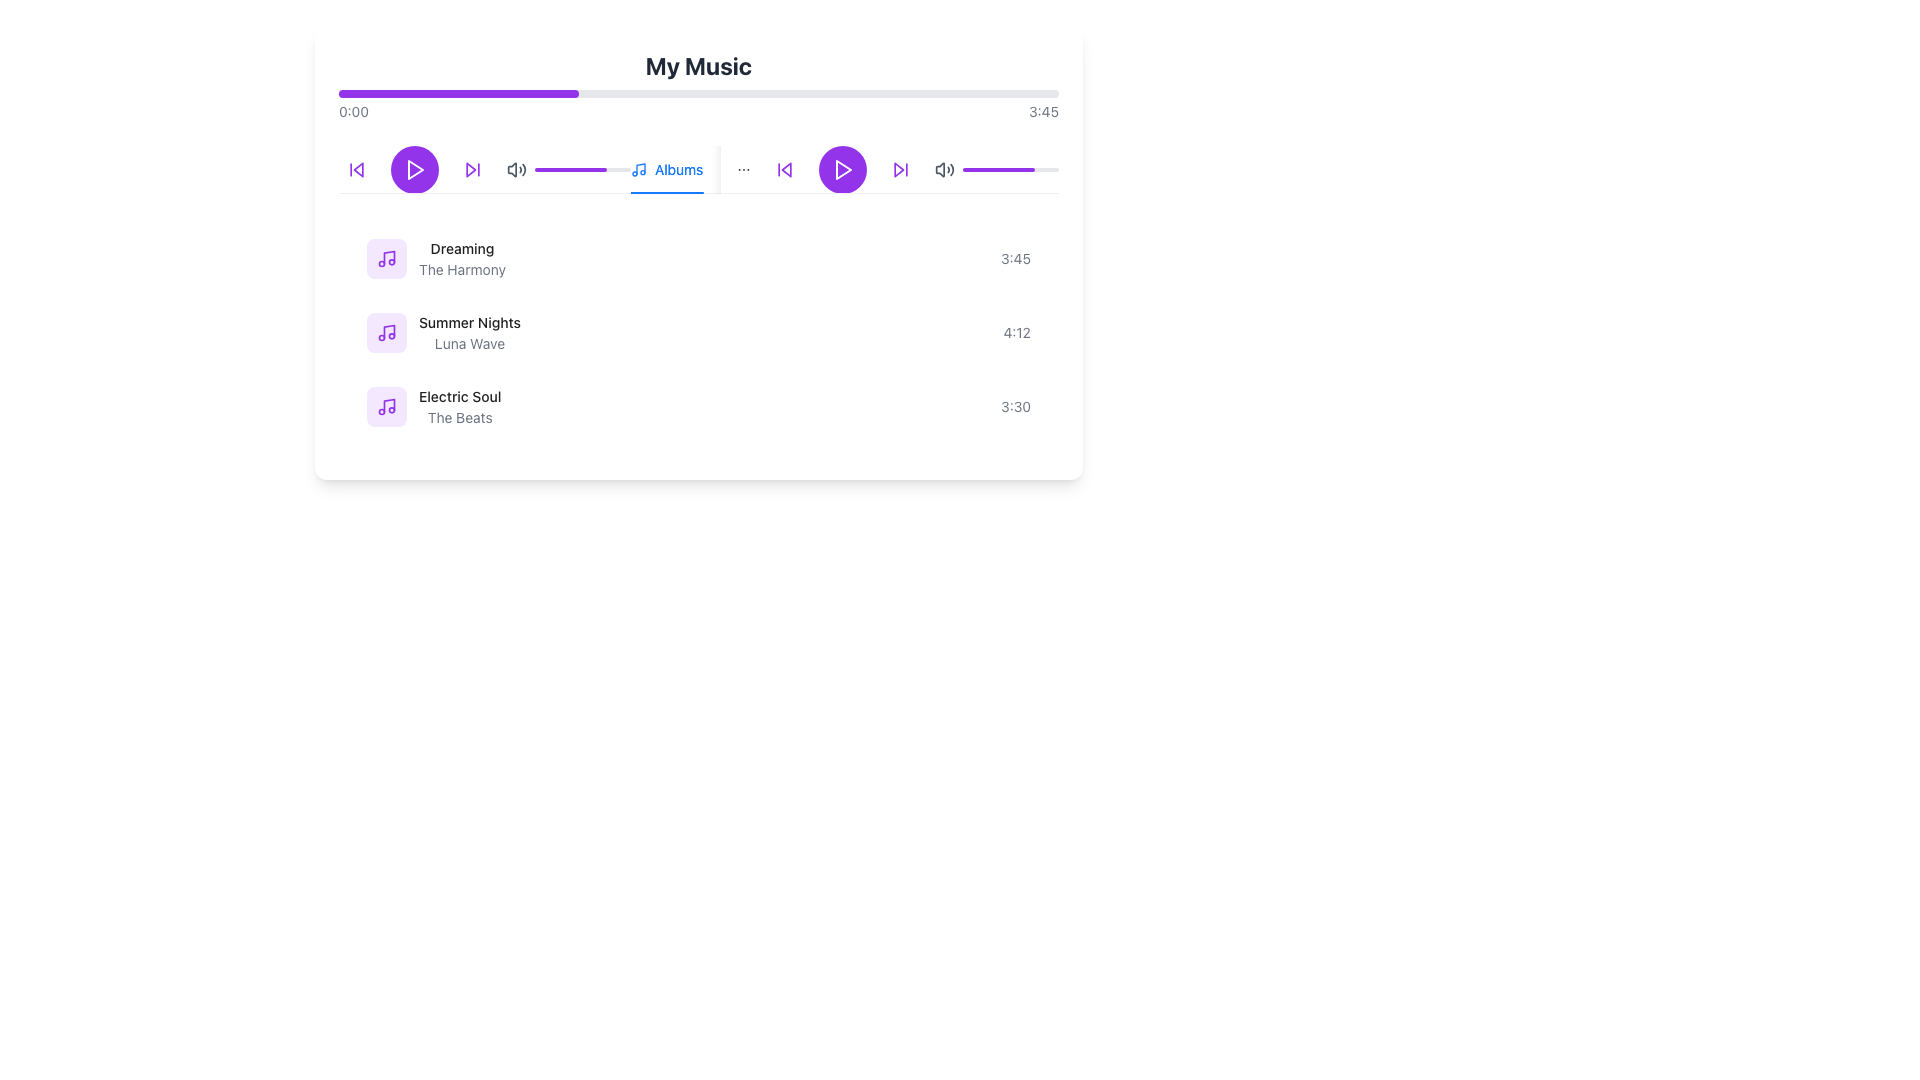 The height and width of the screenshot is (1080, 1920). Describe the element at coordinates (387, 406) in the screenshot. I see `the static icon representing the content type for the music track 'Electric Soul'` at that location.